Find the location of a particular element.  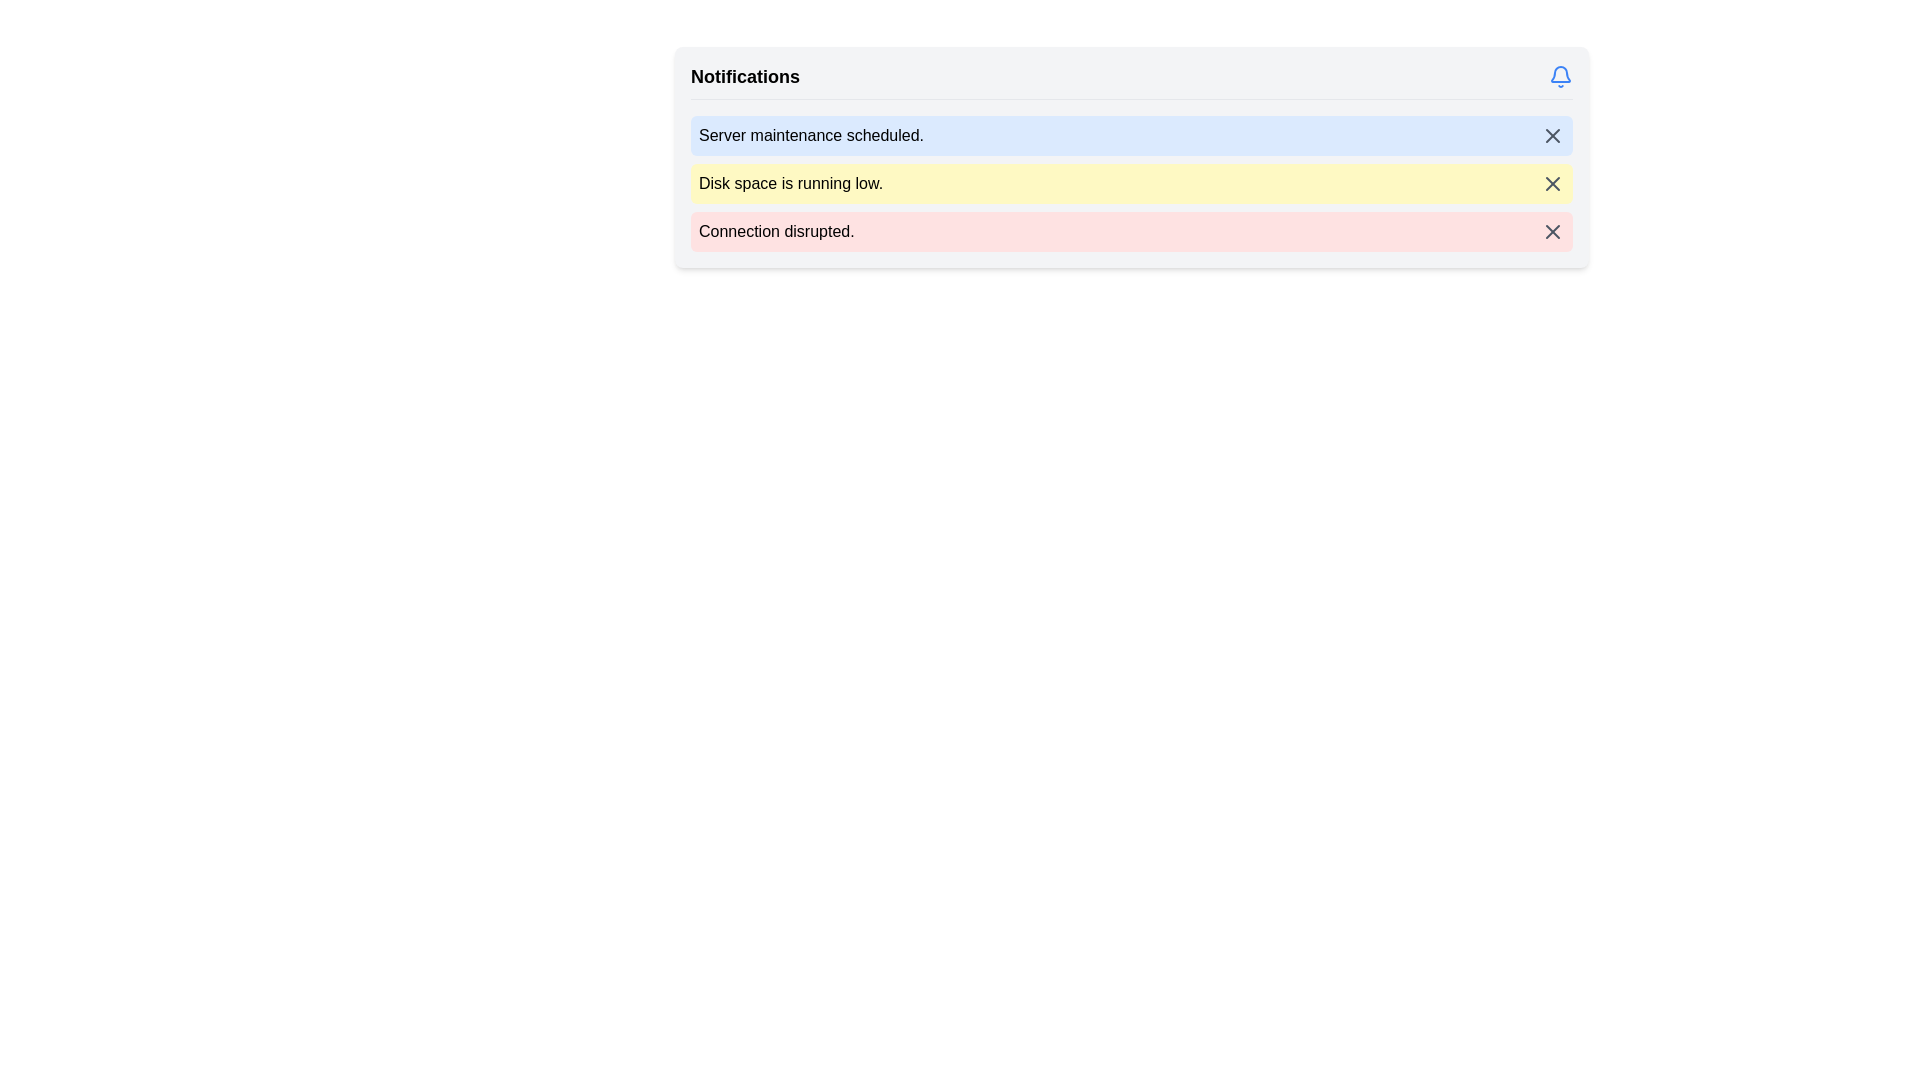

the 'Notifications' text label, which is prominently displayed in bold at the top of the notification area is located at coordinates (744, 76).